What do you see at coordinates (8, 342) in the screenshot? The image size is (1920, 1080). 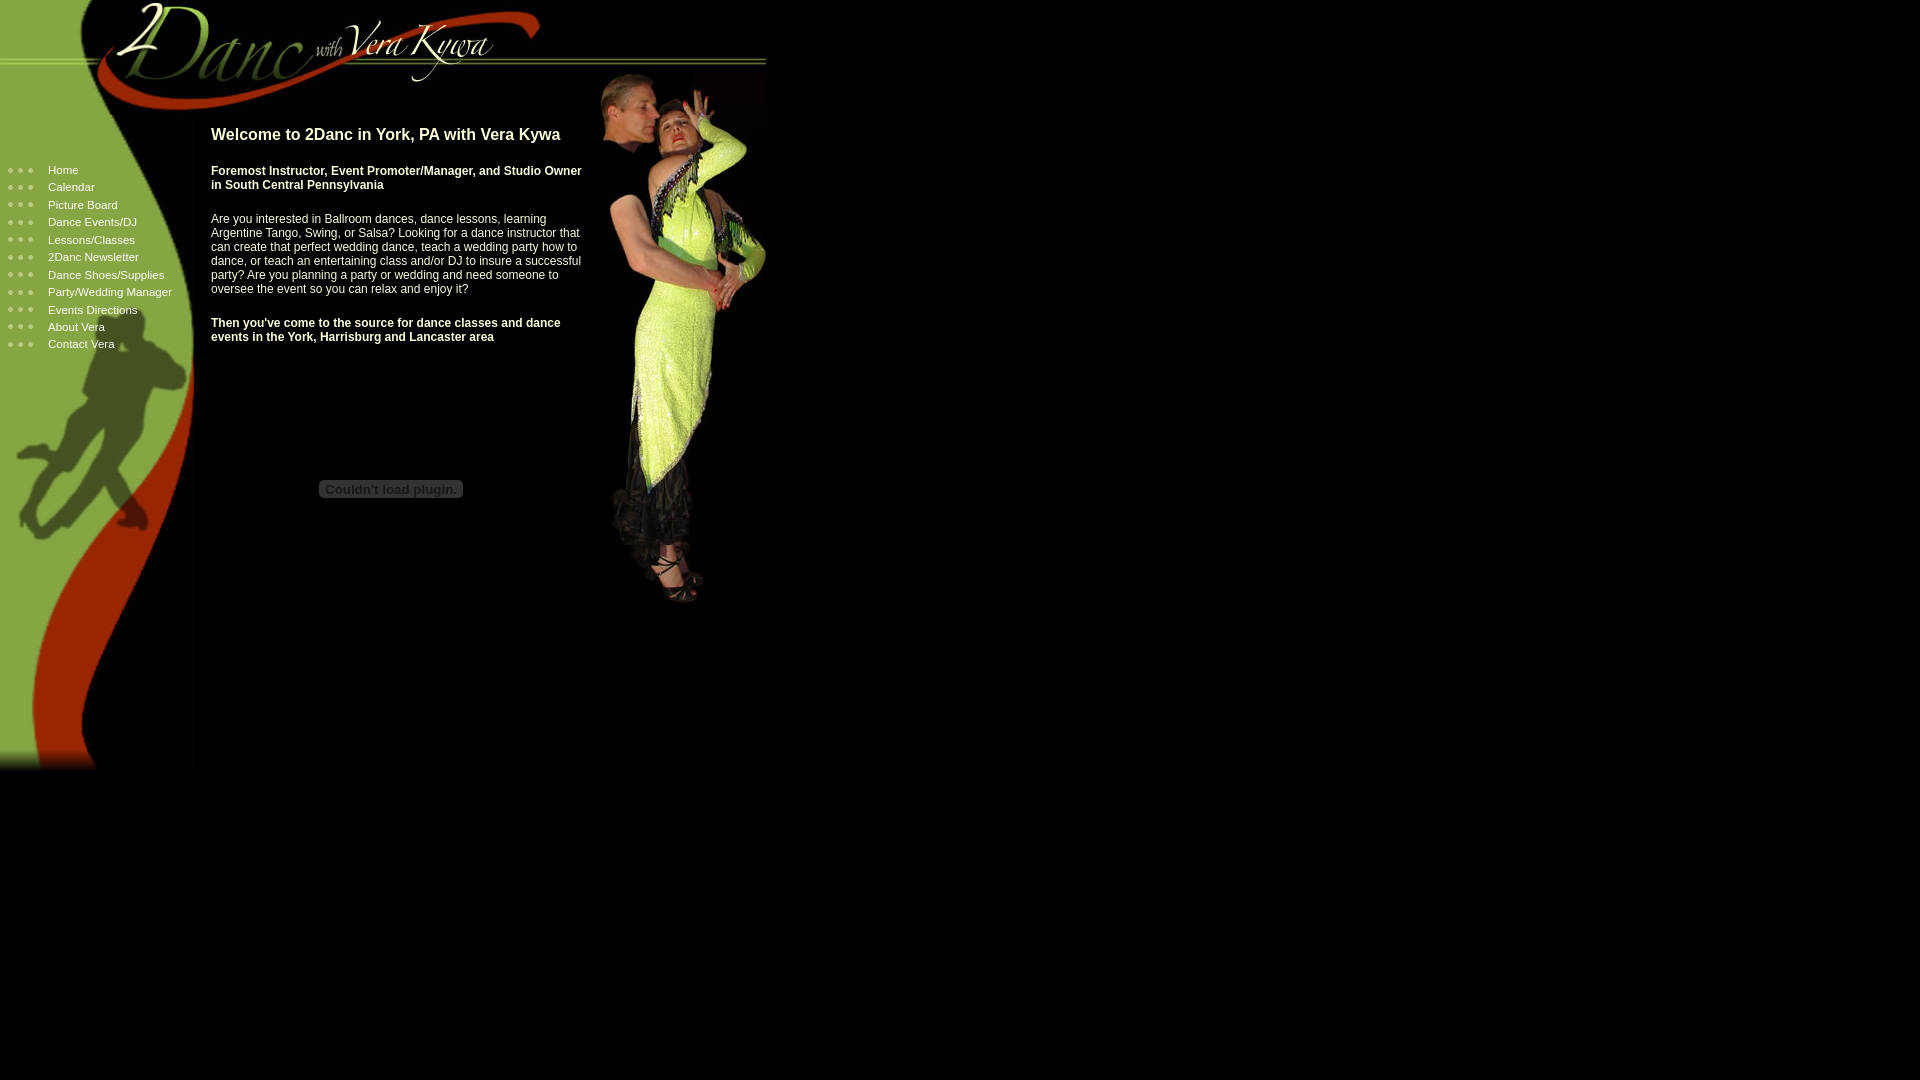 I see `'Contact Vera'` at bounding box center [8, 342].